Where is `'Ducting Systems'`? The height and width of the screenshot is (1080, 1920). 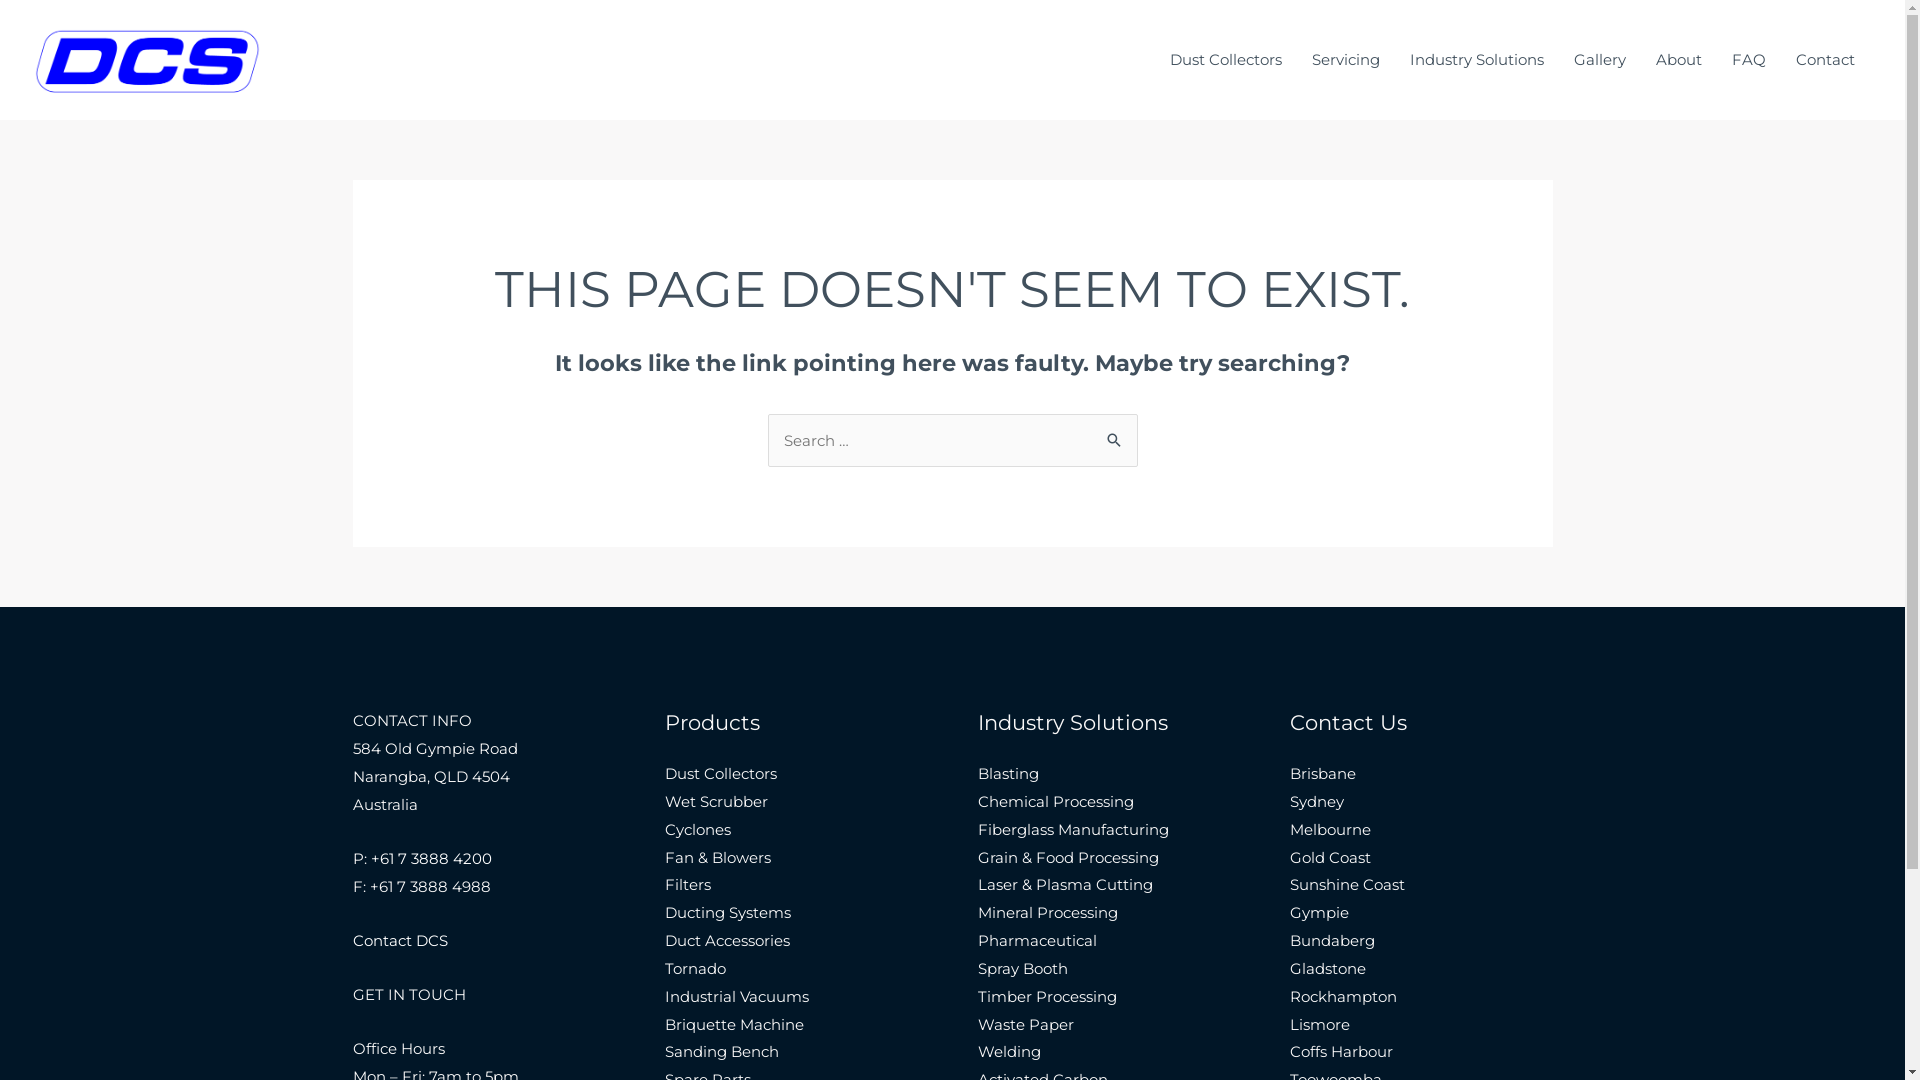
'Ducting Systems' is located at coordinates (727, 912).